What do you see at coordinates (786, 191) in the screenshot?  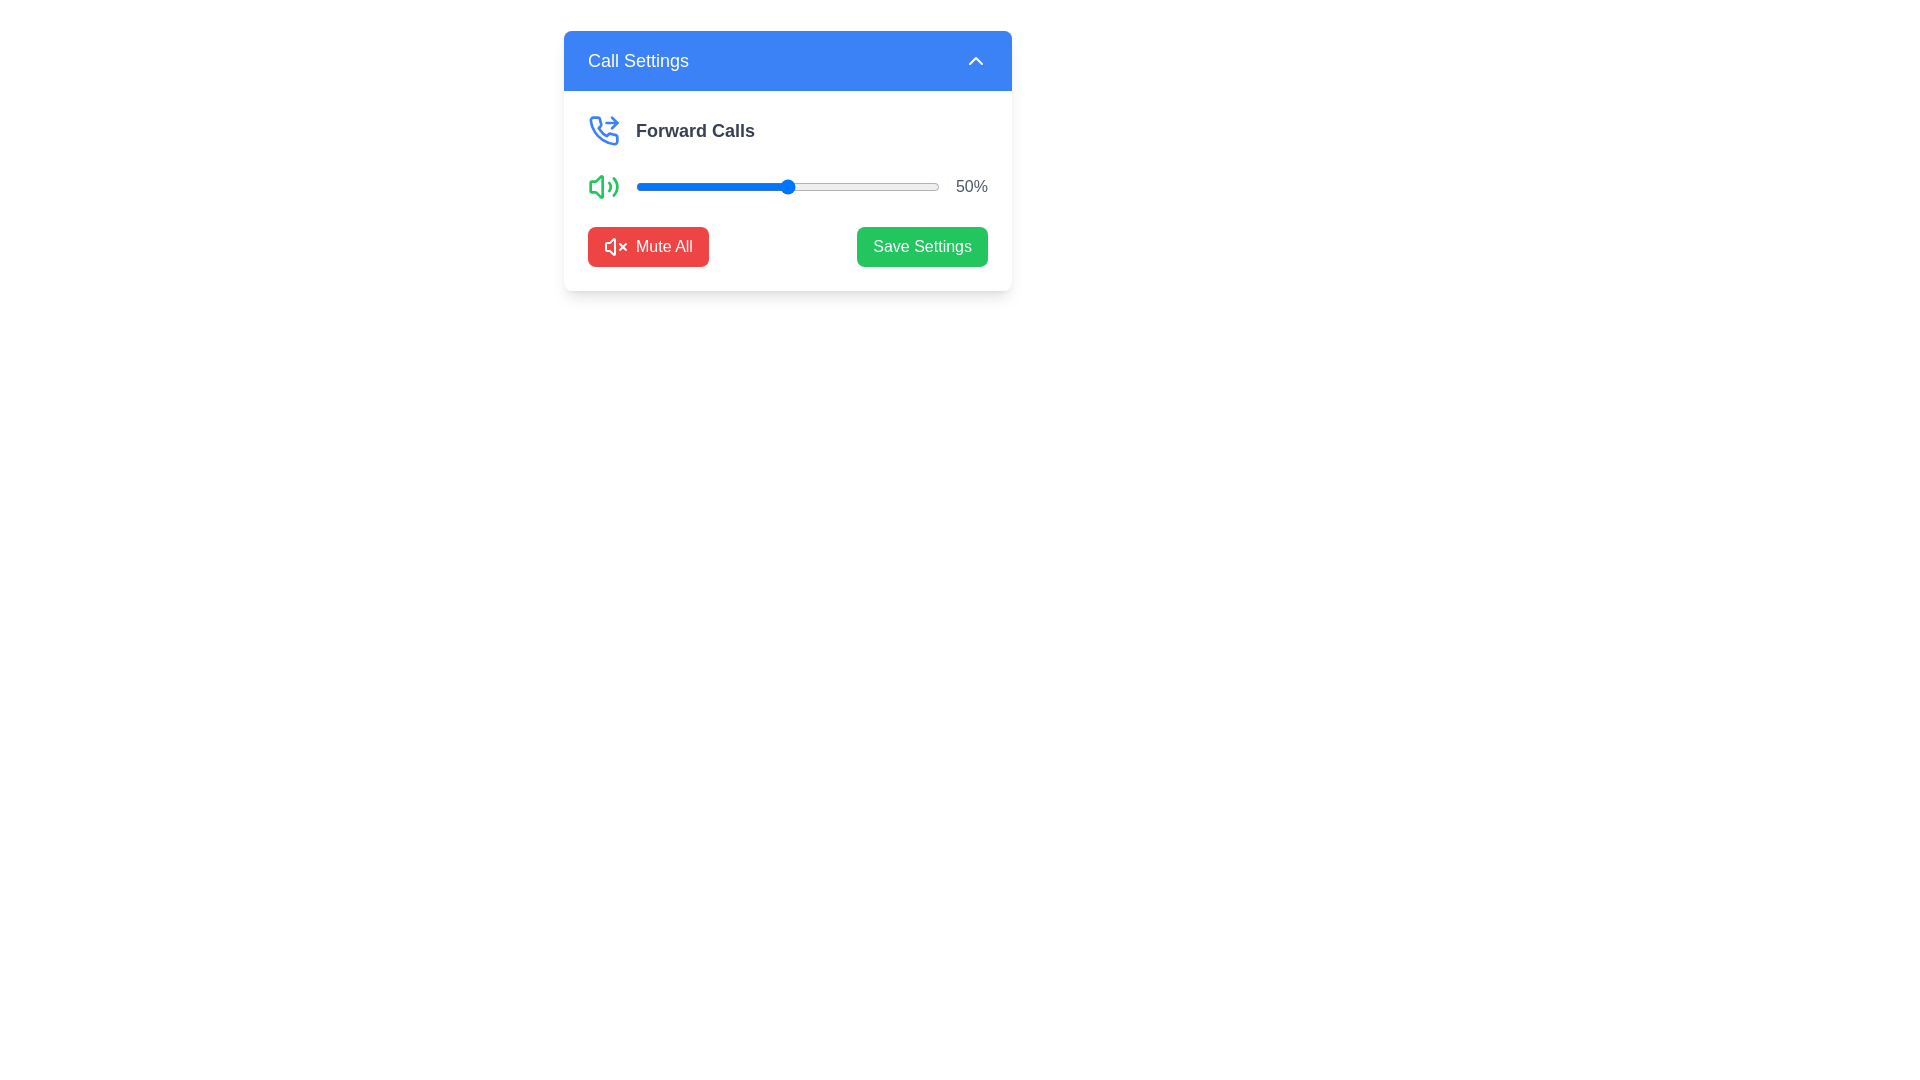 I see `the control panel for managing call settings, which includes options for adjusting call forwarding percentage and muting calls` at bounding box center [786, 191].